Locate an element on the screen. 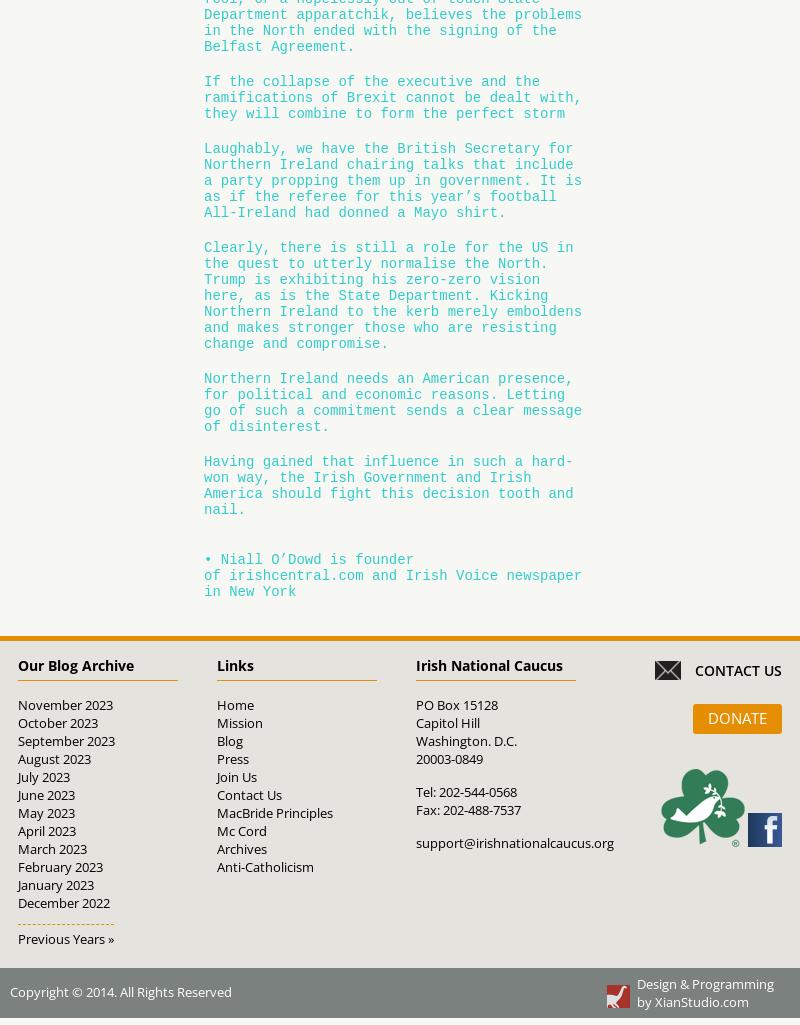 Image resolution: width=800 pixels, height=1025 pixels. 'and Irish Voice newspaper in New York' is located at coordinates (392, 583).